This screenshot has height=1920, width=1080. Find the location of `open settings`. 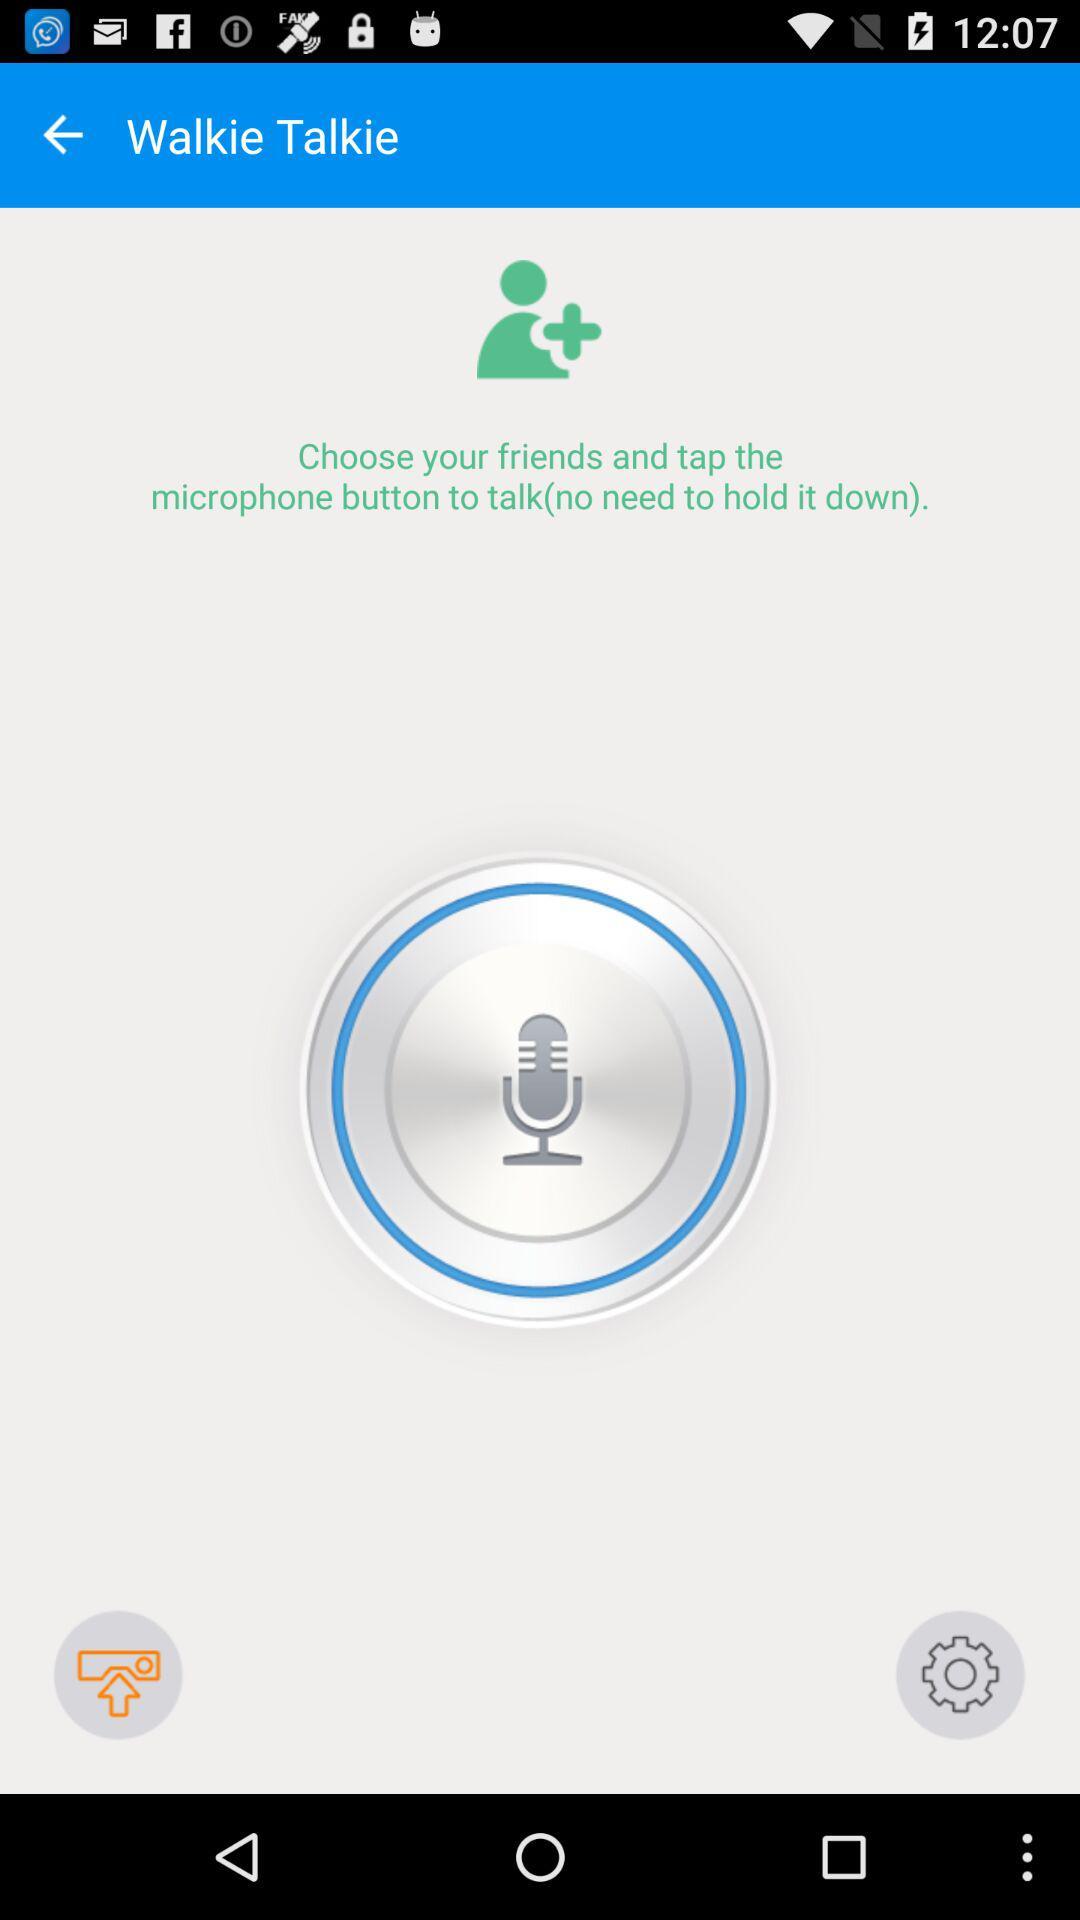

open settings is located at coordinates (960, 1675).